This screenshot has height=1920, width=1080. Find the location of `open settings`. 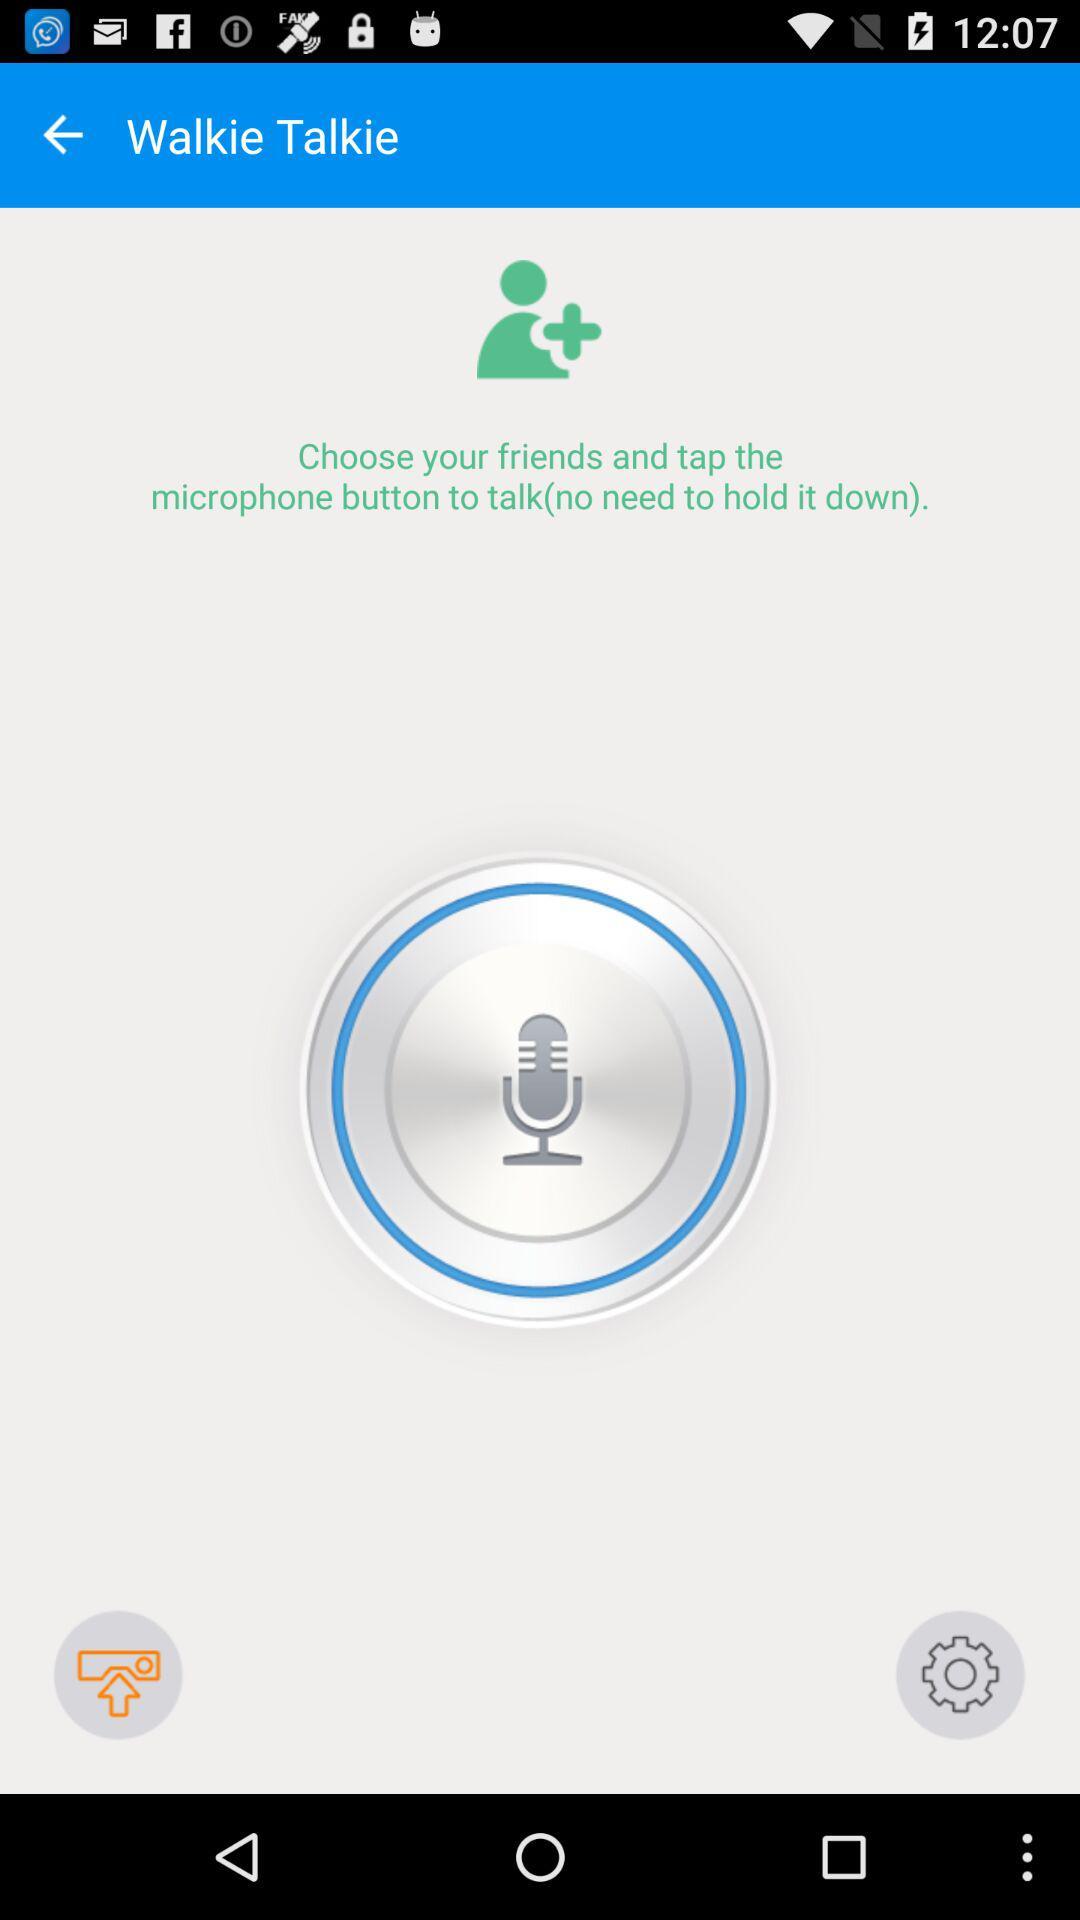

open settings is located at coordinates (960, 1675).